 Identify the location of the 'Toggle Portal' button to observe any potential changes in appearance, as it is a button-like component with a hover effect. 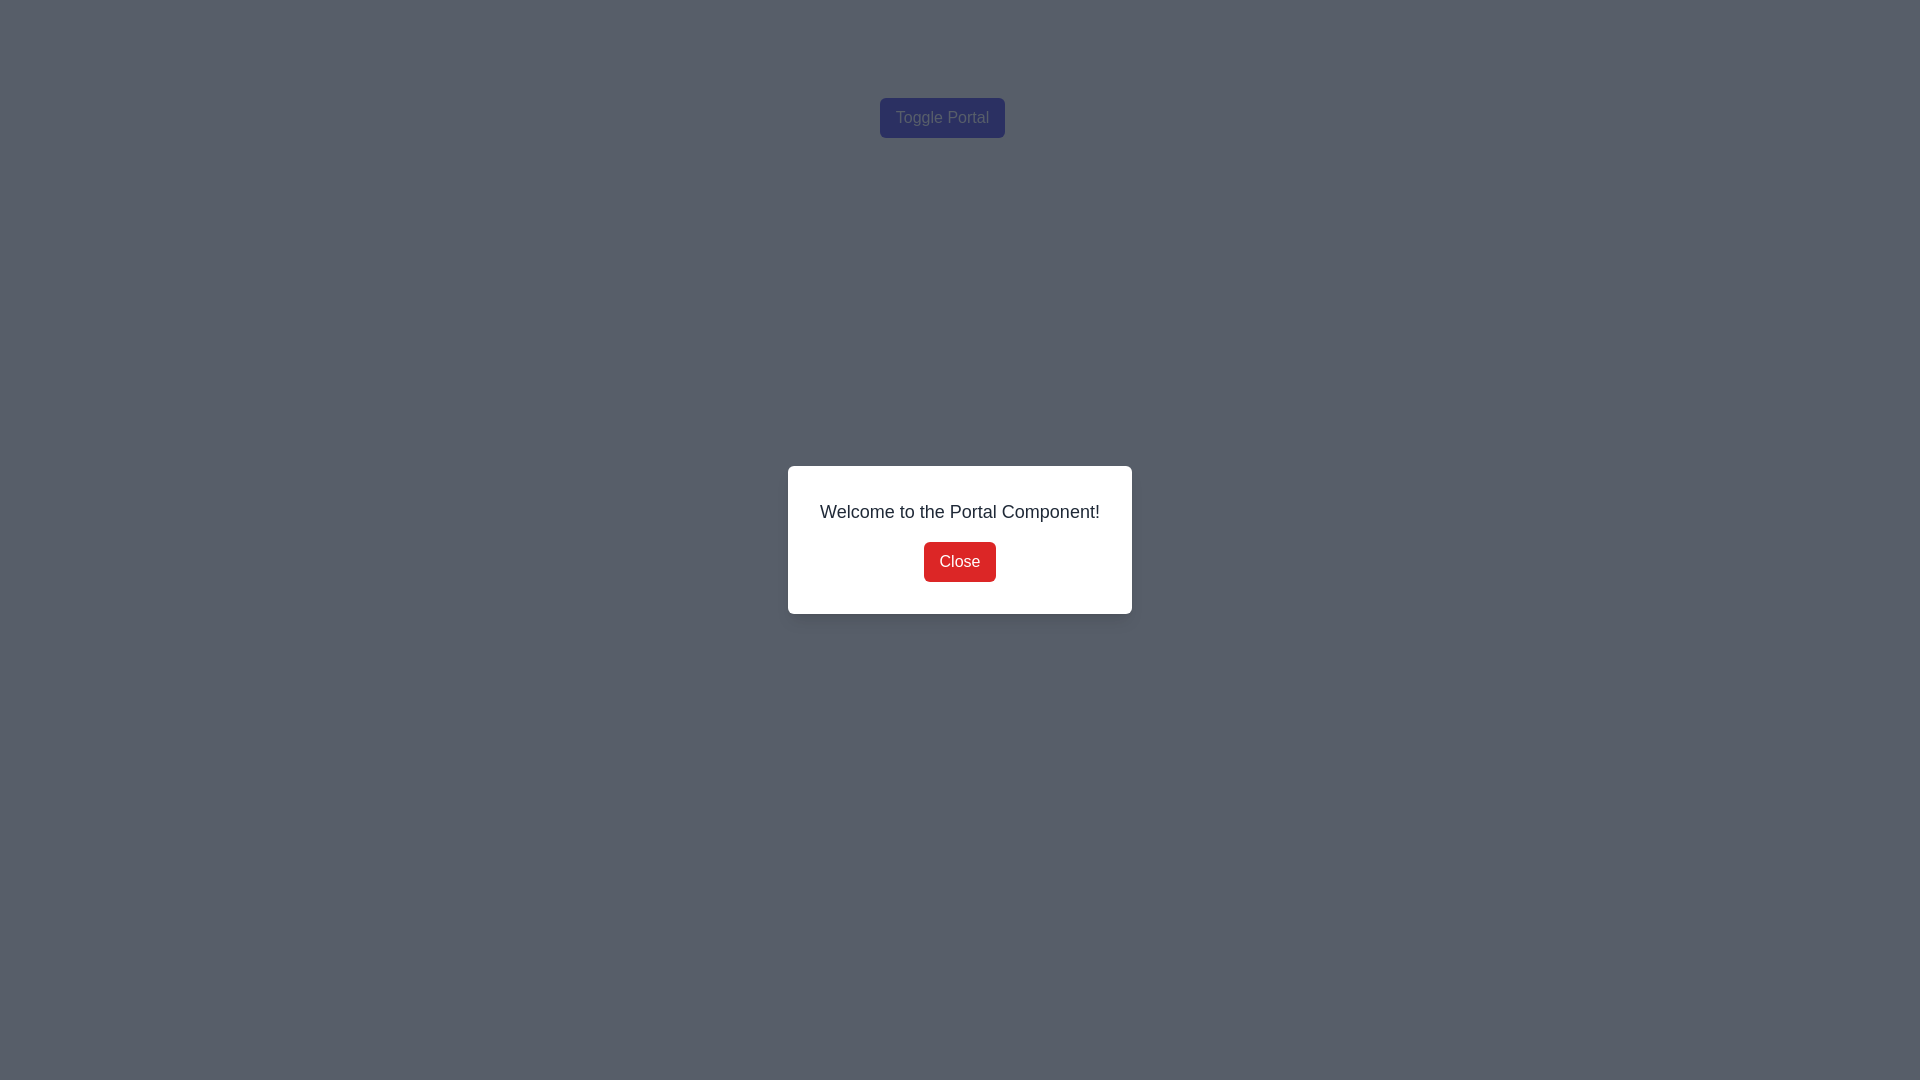
(941, 118).